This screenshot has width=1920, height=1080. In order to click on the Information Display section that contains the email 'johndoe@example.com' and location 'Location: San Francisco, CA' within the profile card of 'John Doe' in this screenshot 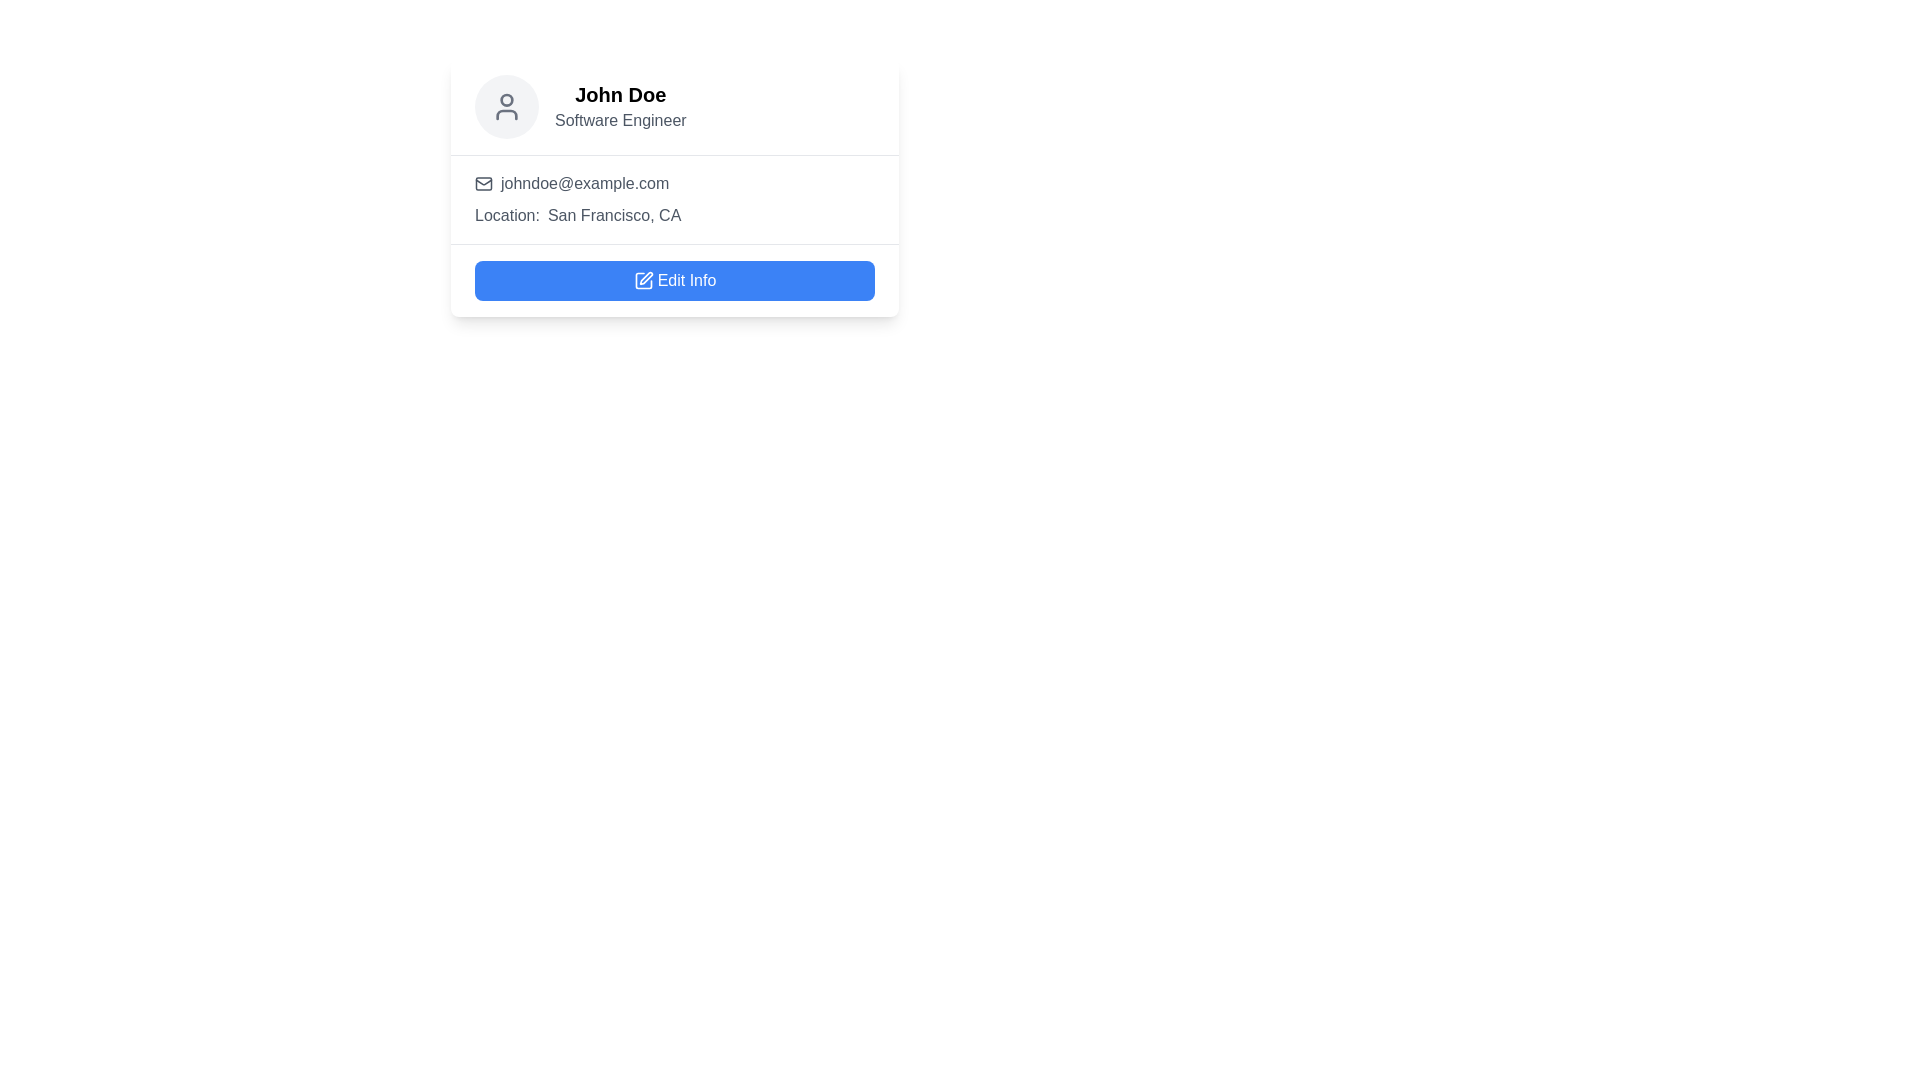, I will do `click(675, 199)`.